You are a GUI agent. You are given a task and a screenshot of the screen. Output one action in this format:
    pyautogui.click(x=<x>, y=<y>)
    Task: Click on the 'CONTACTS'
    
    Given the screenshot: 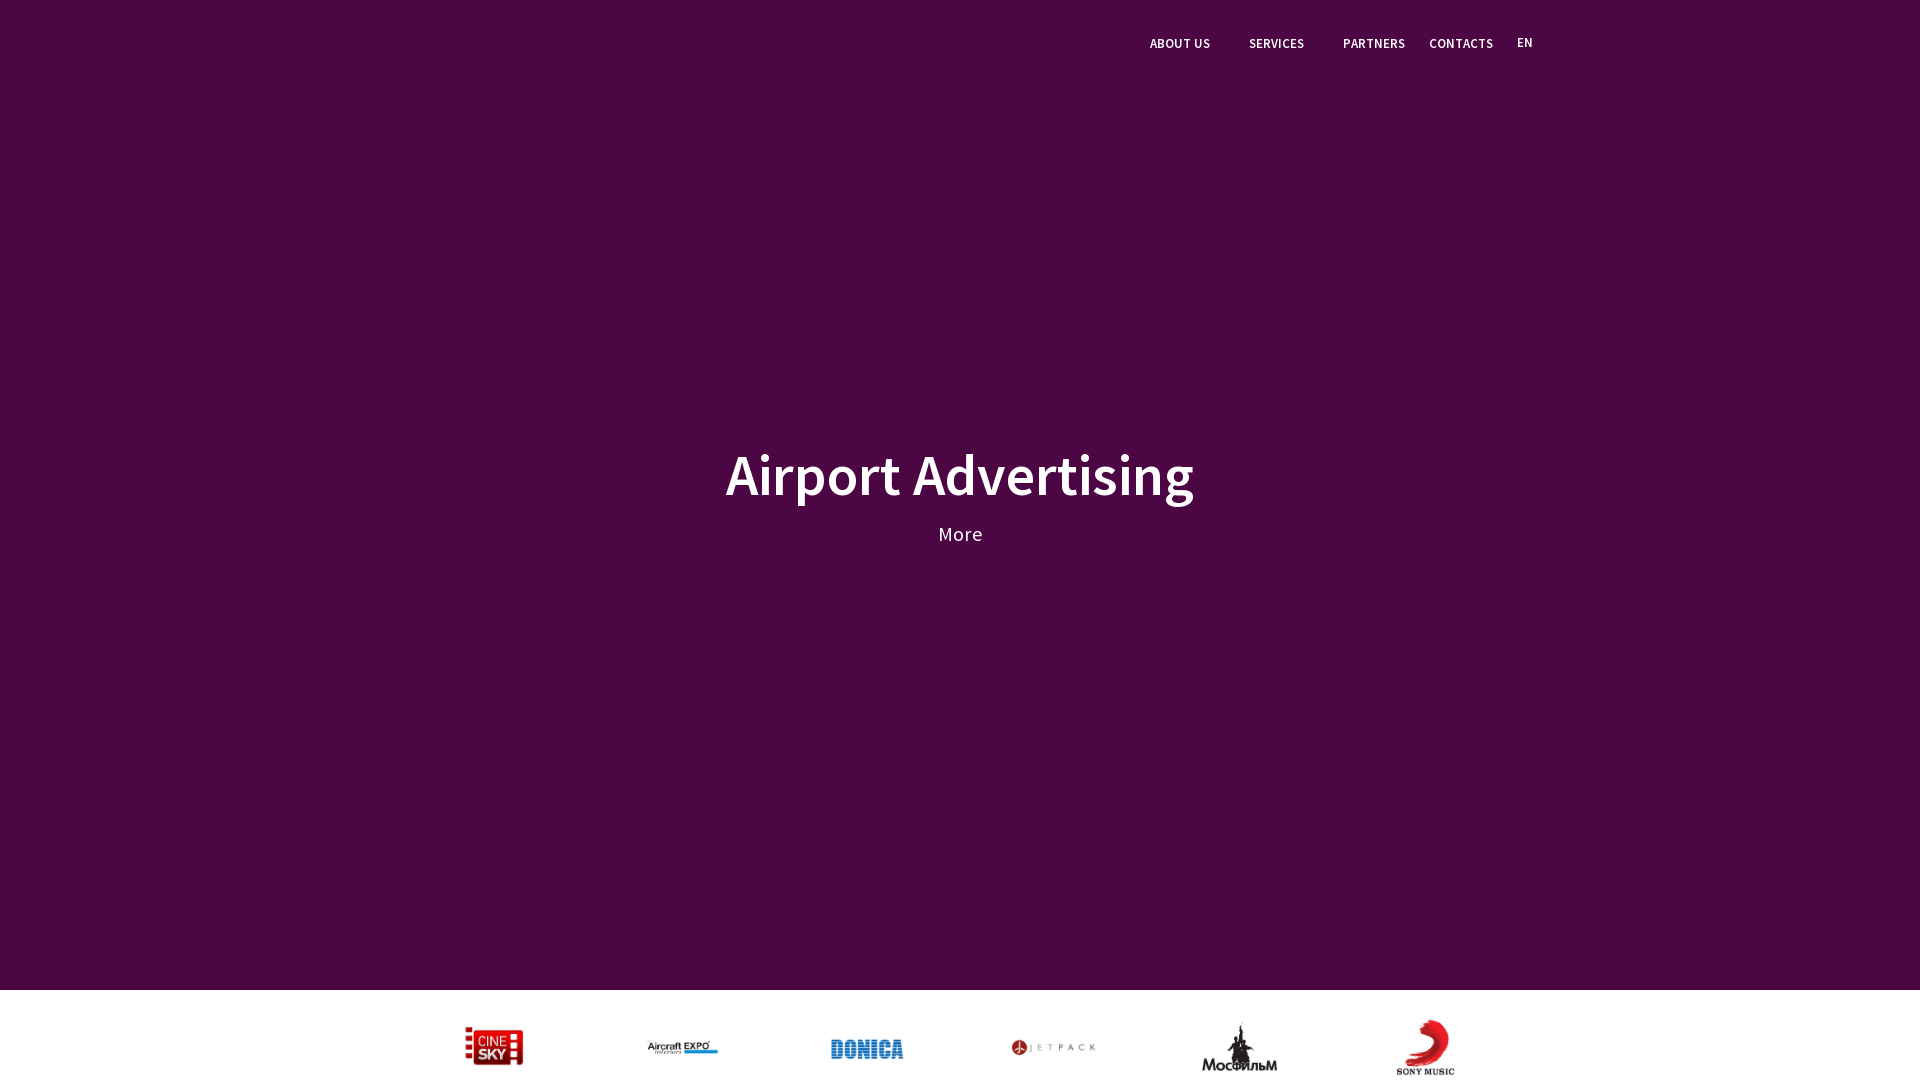 What is the action you would take?
    pyautogui.click(x=1428, y=45)
    